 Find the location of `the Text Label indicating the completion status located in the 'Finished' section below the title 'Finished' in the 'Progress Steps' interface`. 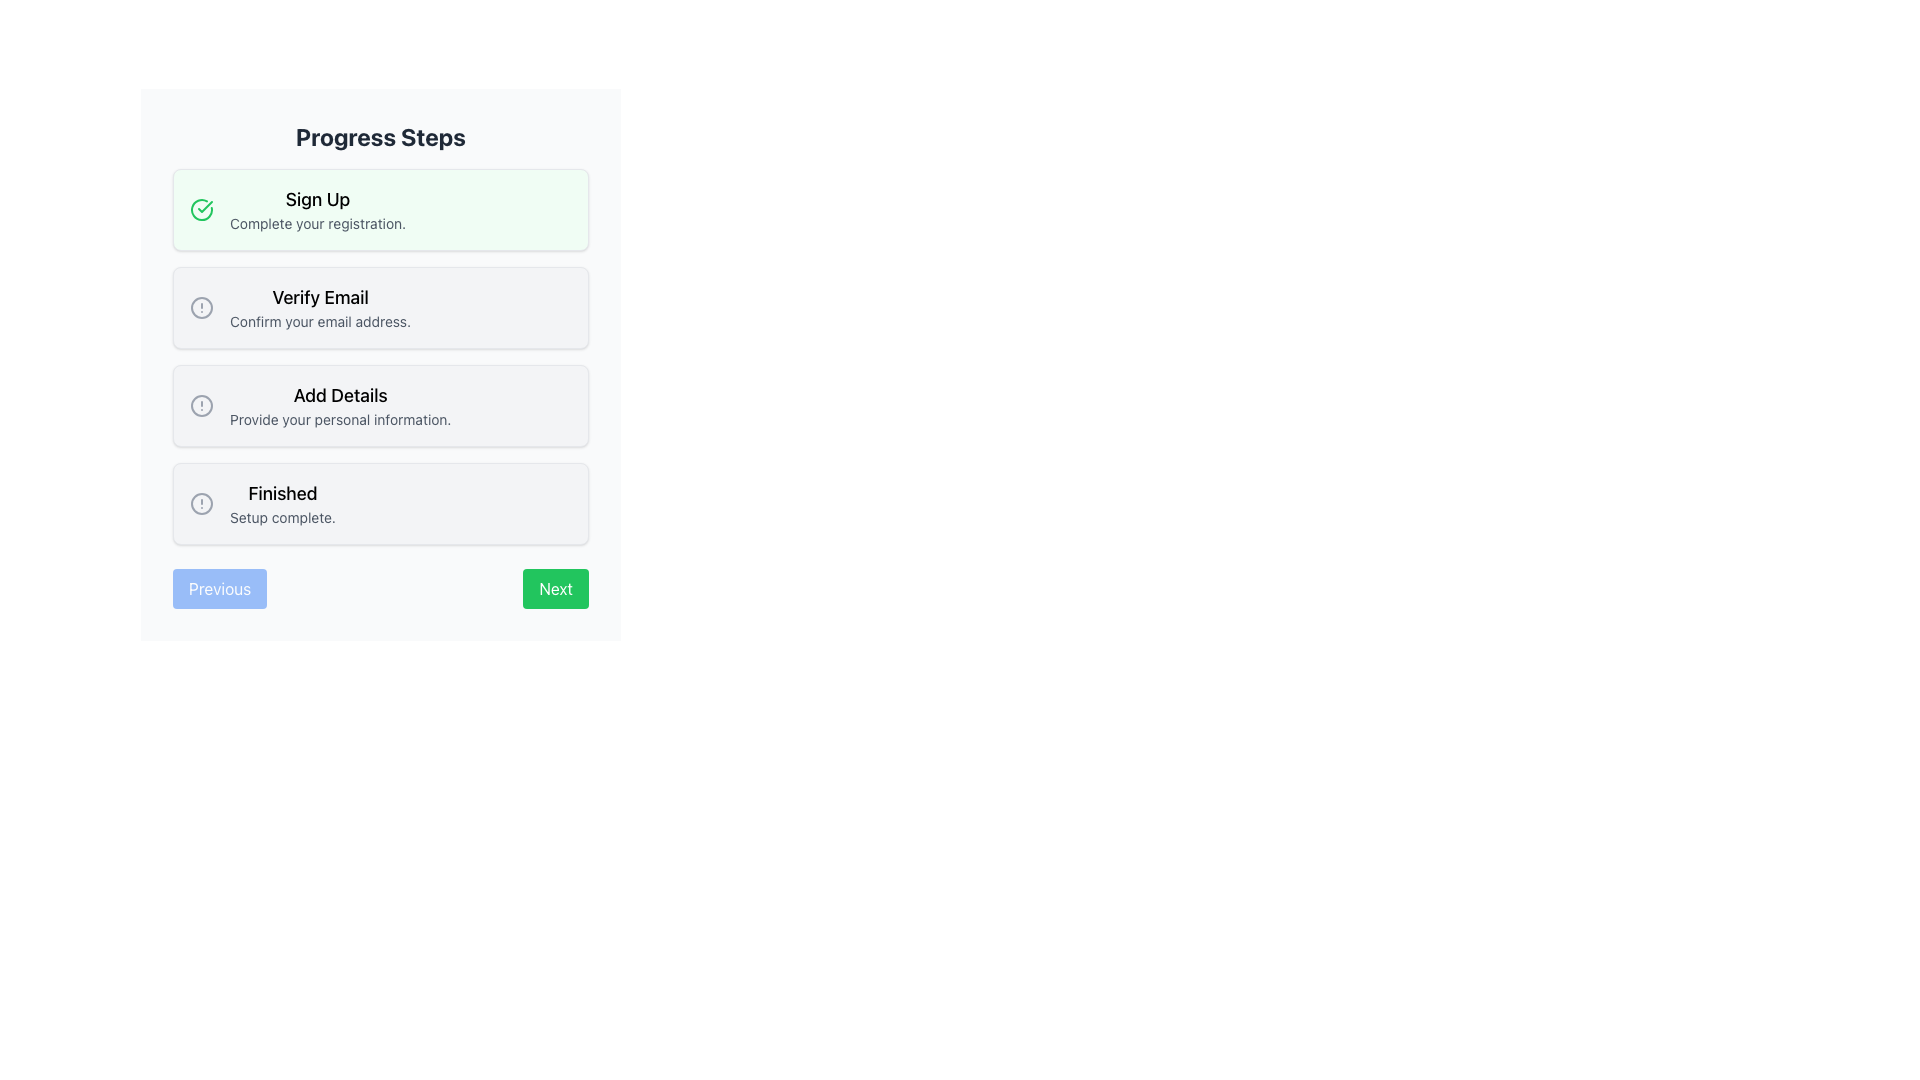

the Text Label indicating the completion status located in the 'Finished' section below the title 'Finished' in the 'Progress Steps' interface is located at coordinates (282, 516).